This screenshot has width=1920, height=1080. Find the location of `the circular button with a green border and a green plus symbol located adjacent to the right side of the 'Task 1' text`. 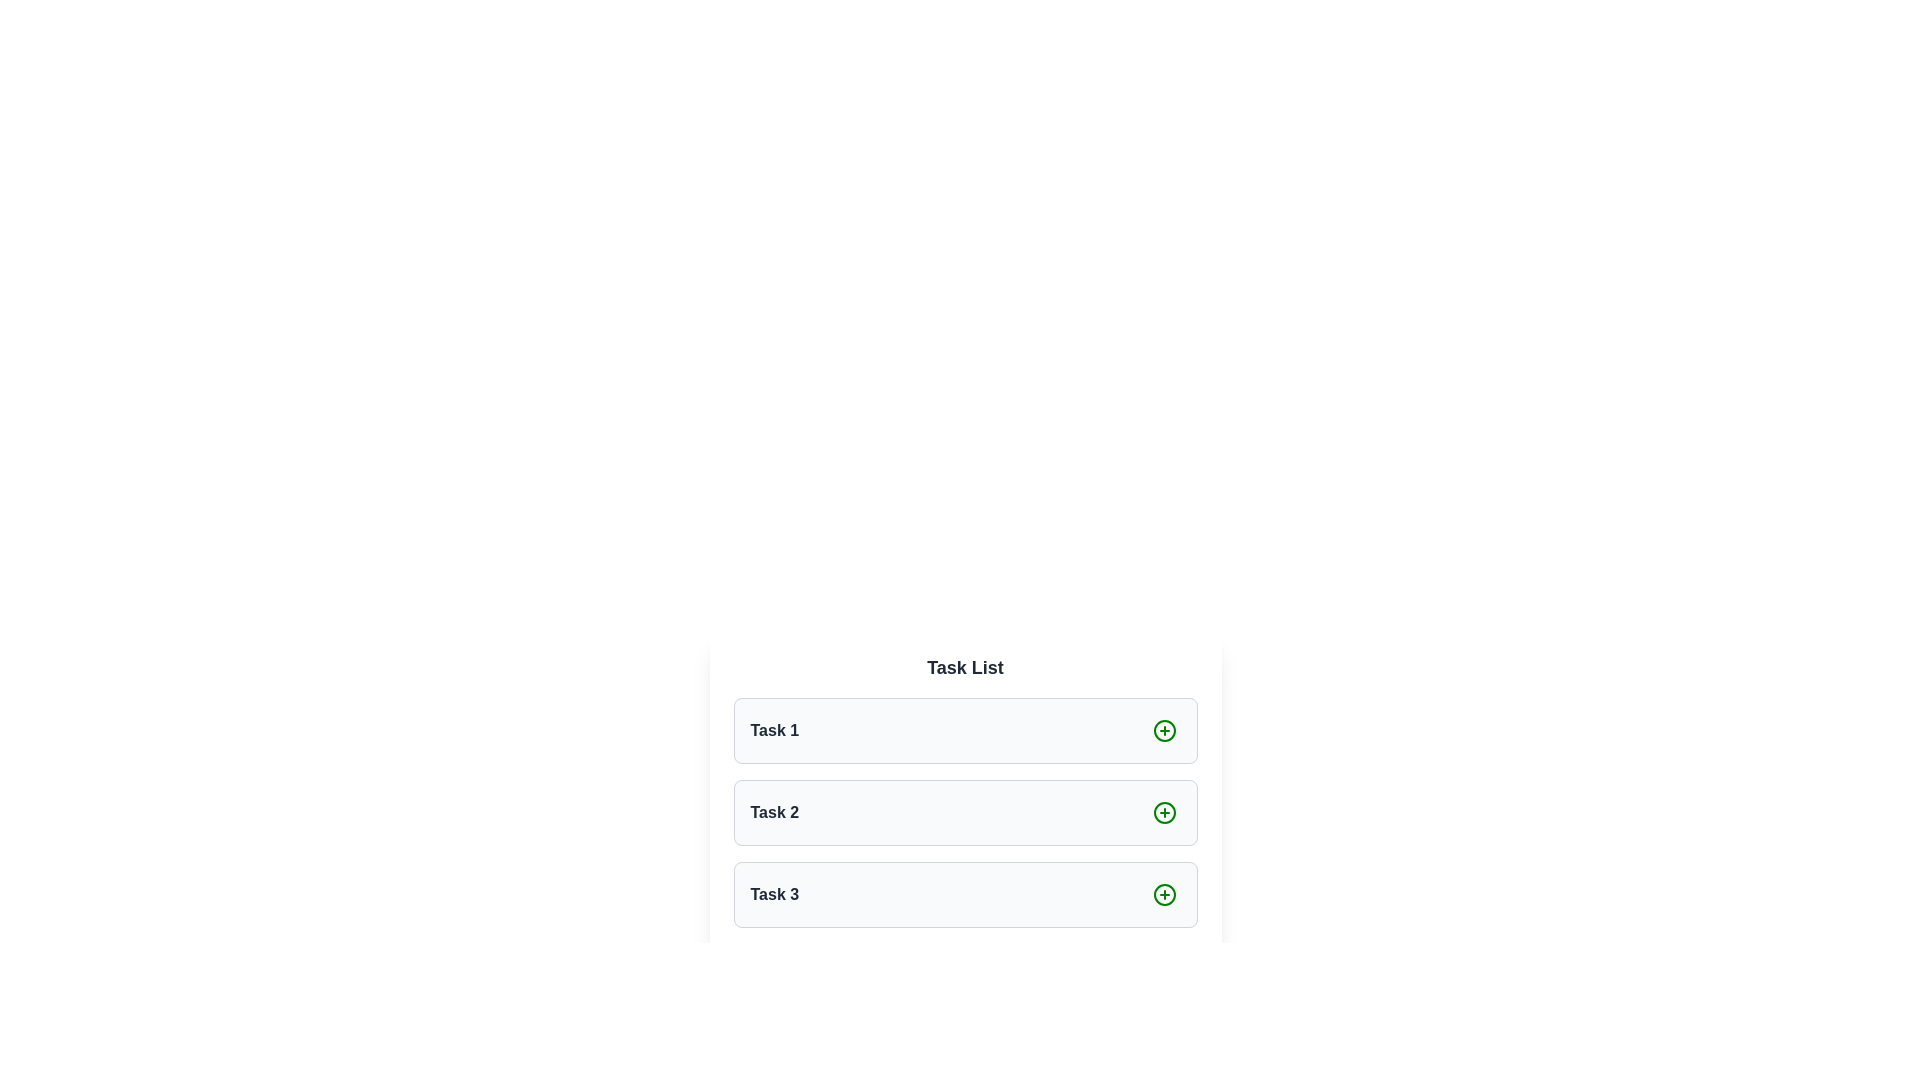

the circular button with a green border and a green plus symbol located adjacent to the right side of the 'Task 1' text is located at coordinates (1164, 731).